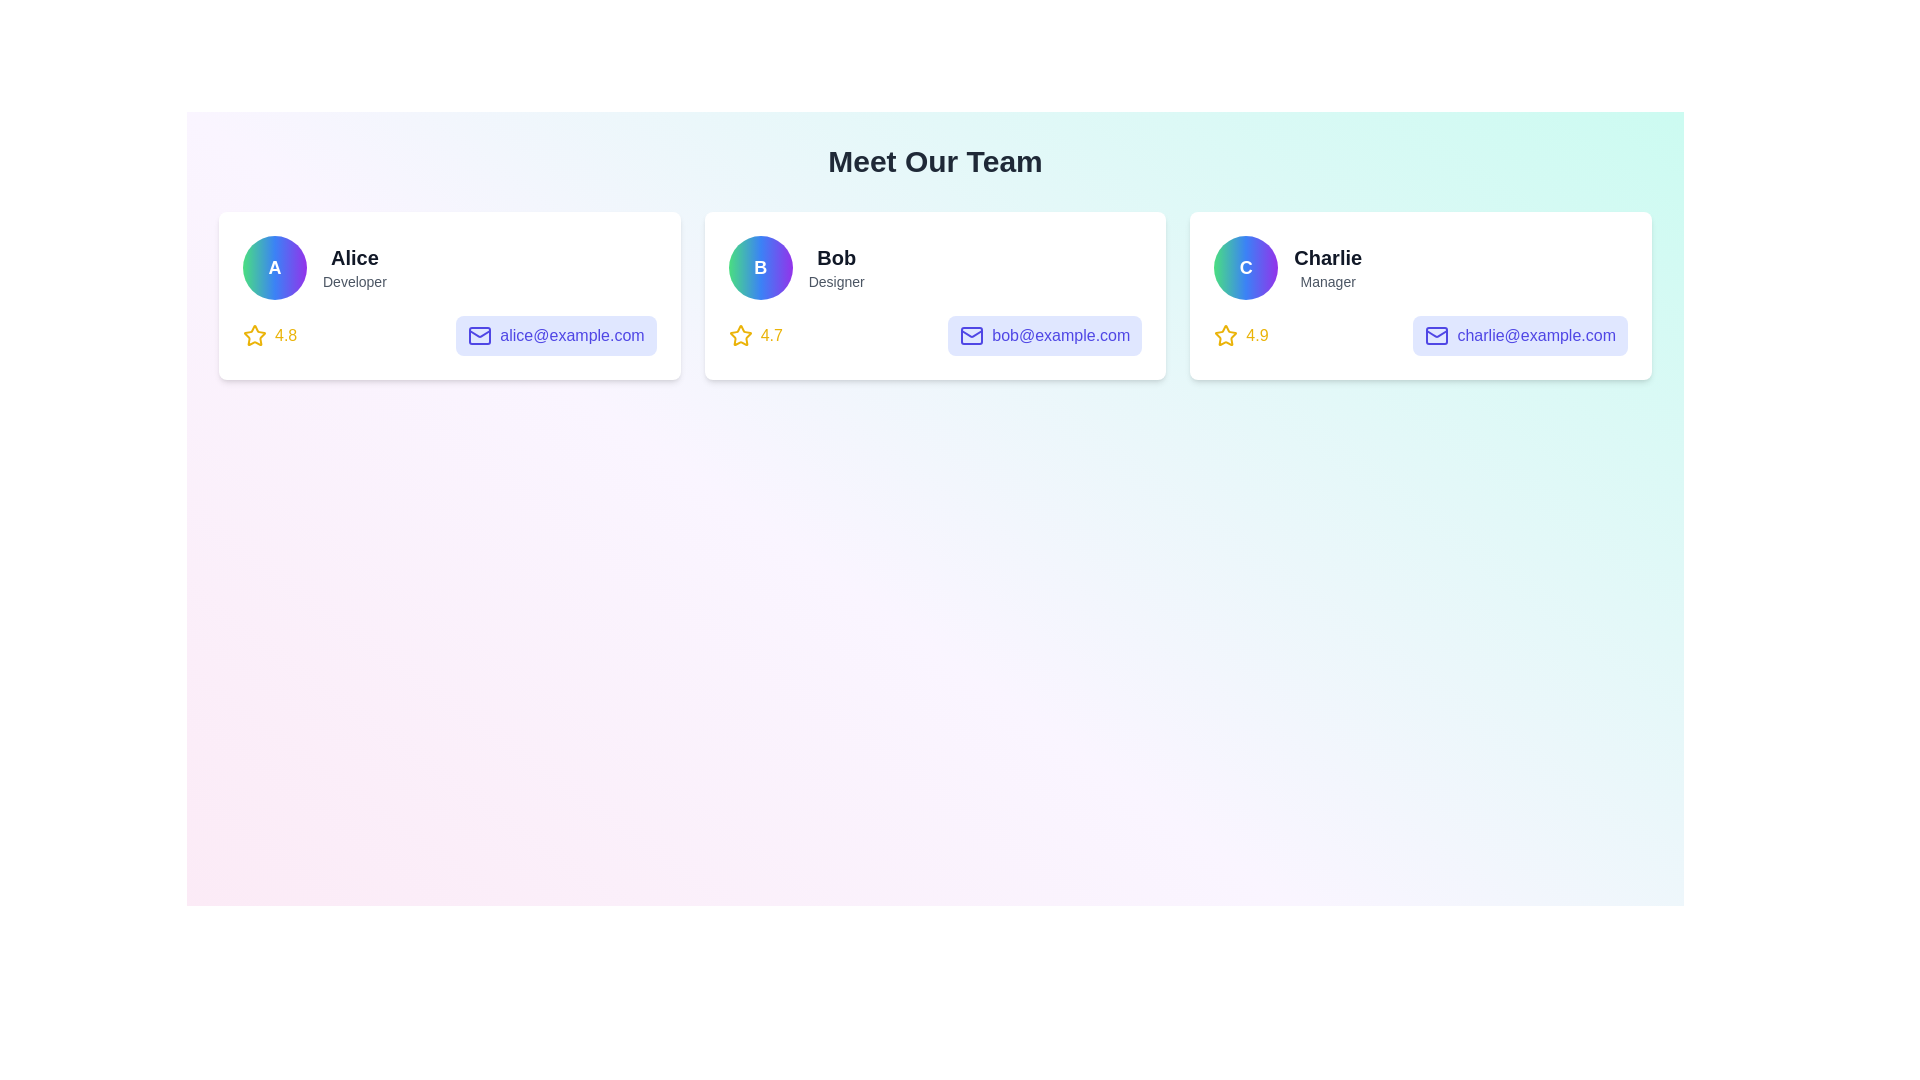 The width and height of the screenshot is (1920, 1080). Describe the element at coordinates (480, 333) in the screenshot. I see `the envelope icon representing email, located in the second card of the 'Meet Our Team' section, adjacent to the email address 'bob@example.com'` at that location.